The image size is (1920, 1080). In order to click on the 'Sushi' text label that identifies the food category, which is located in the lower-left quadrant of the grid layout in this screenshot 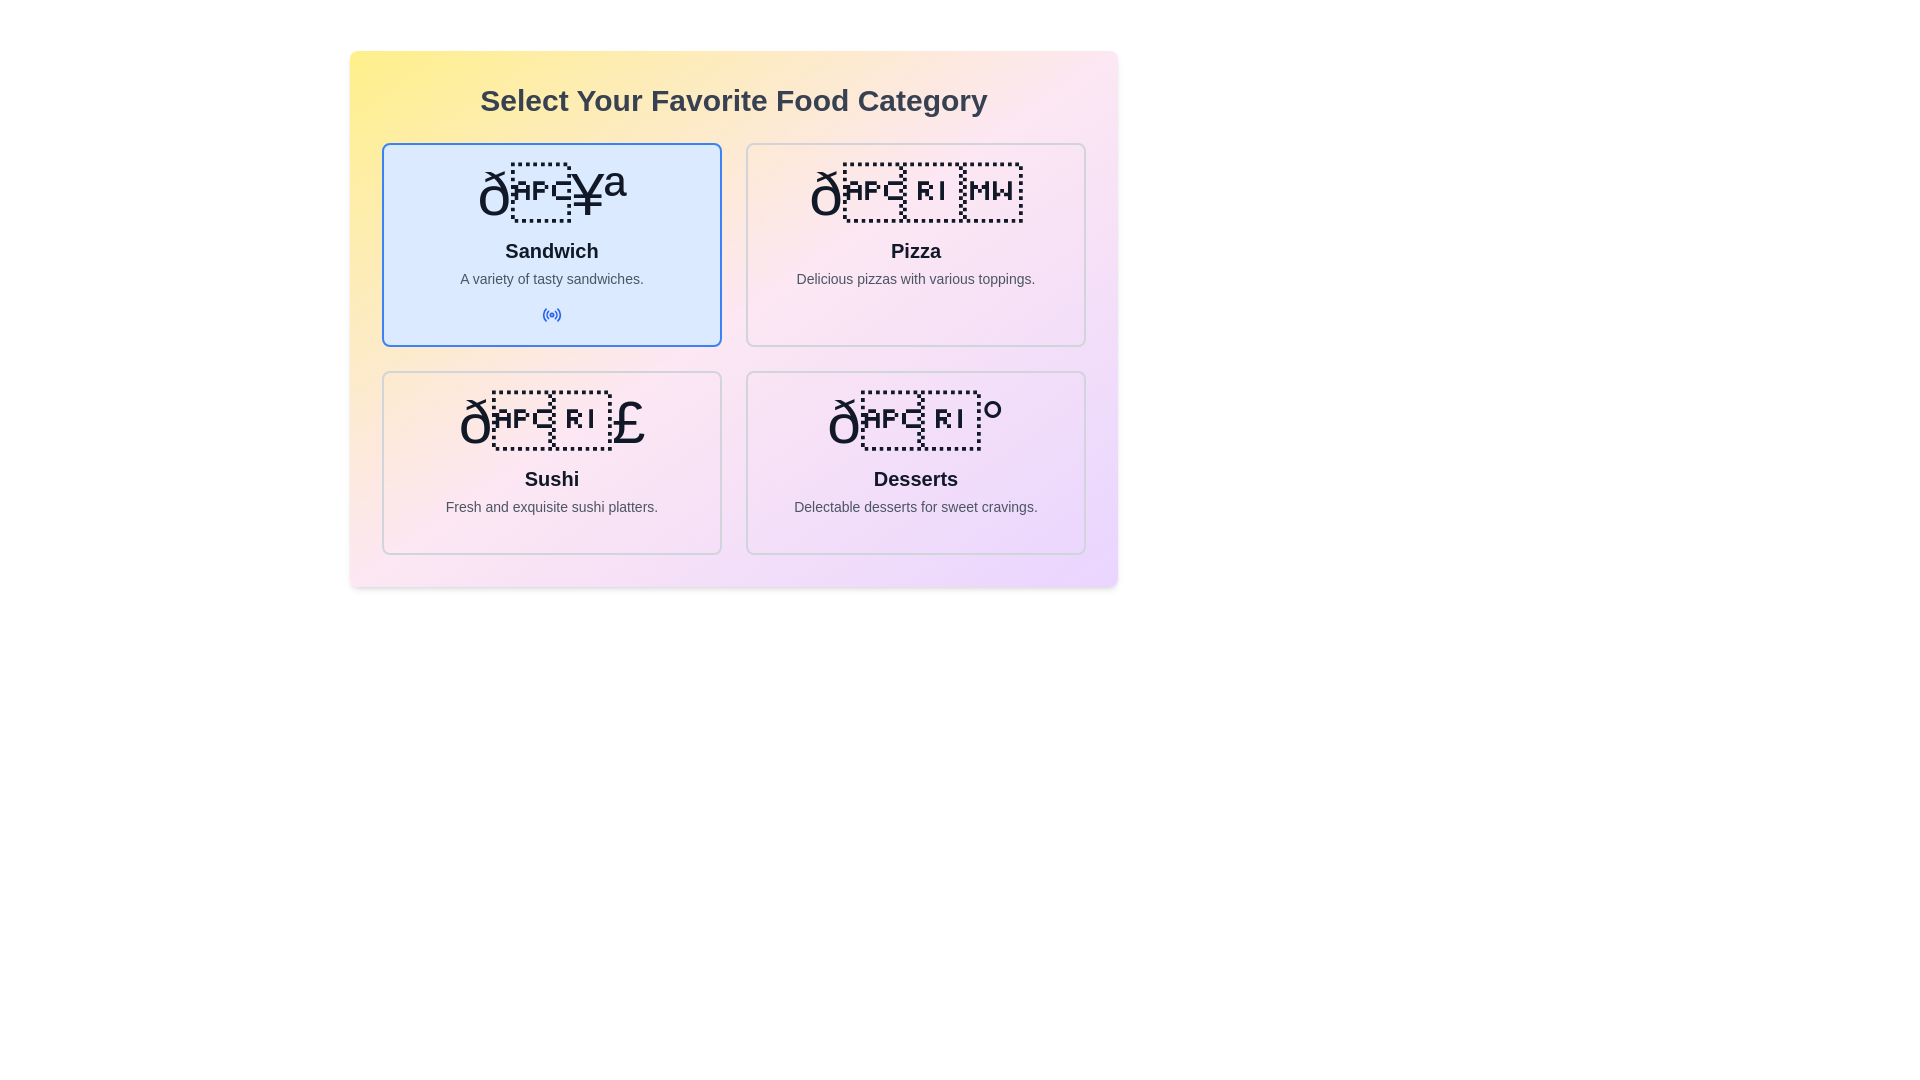, I will do `click(552, 478)`.